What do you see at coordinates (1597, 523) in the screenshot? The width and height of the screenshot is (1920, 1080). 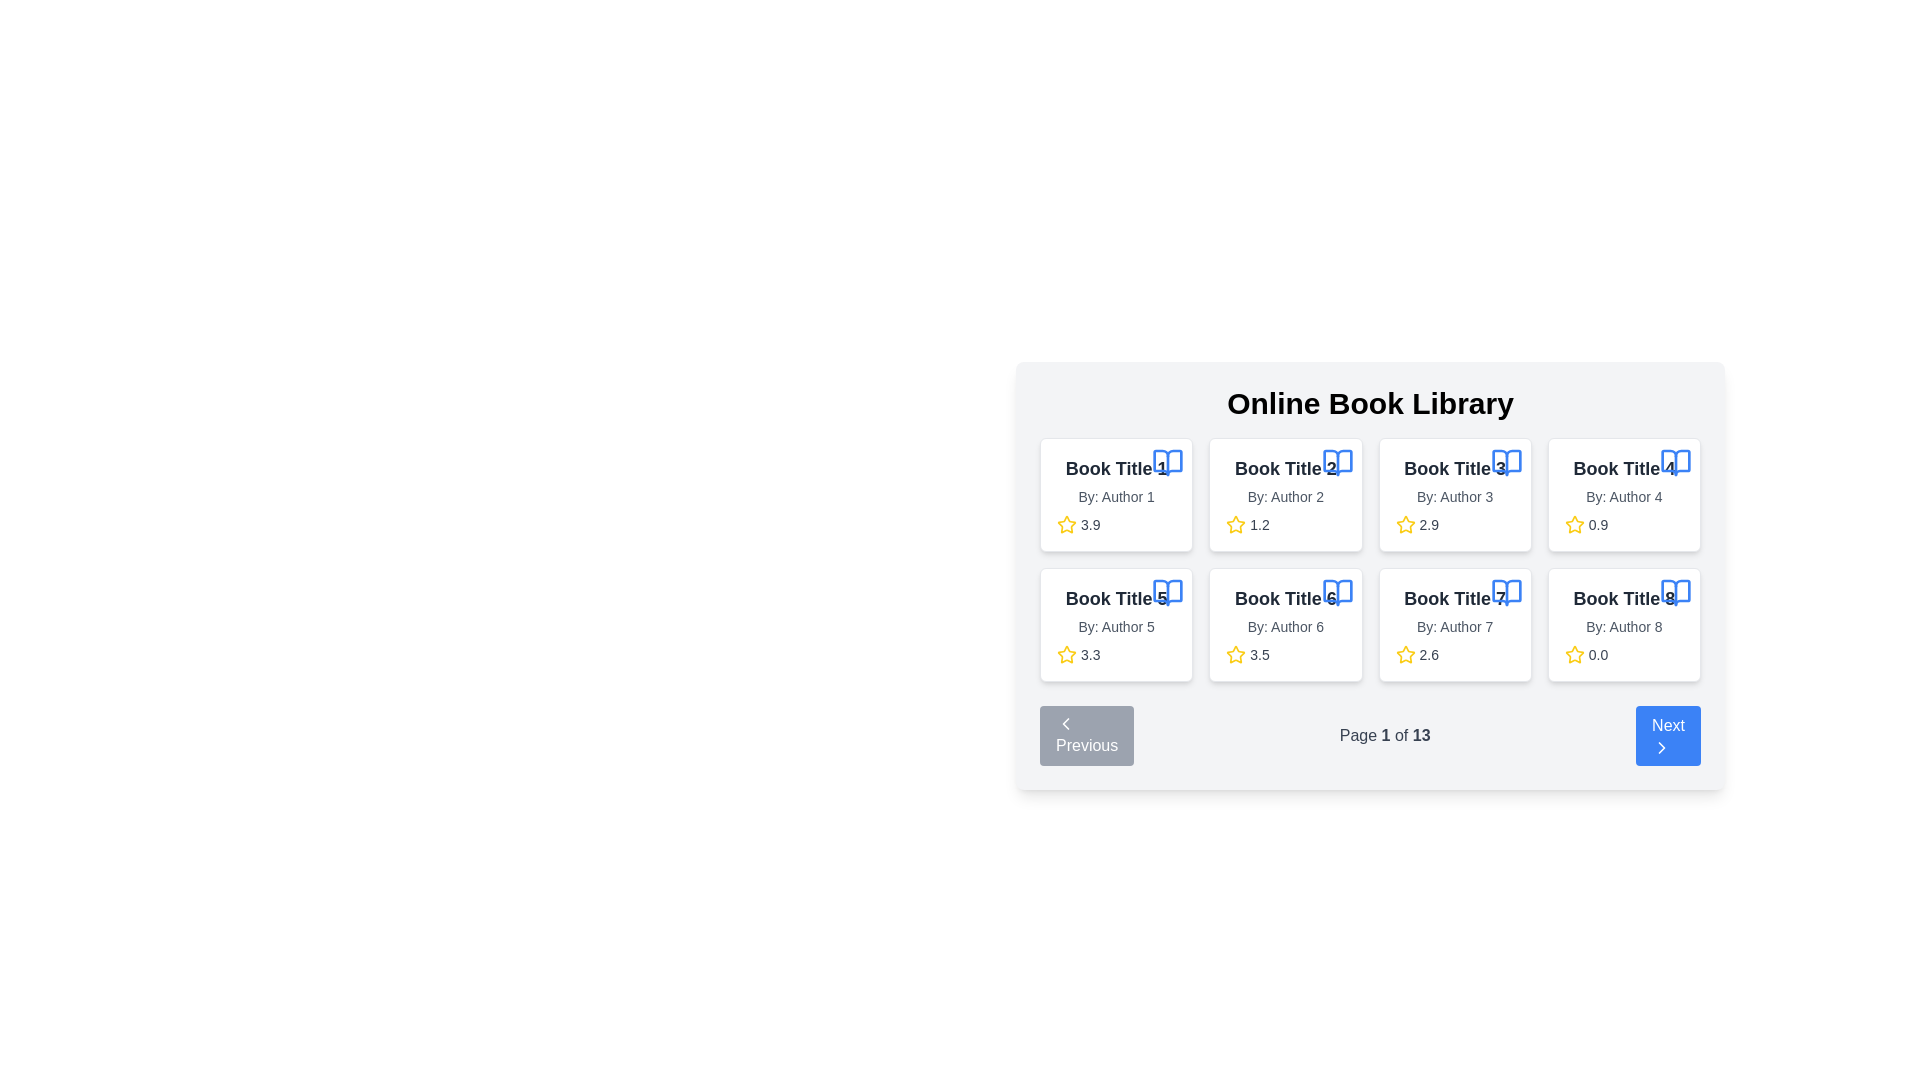 I see `the text label displaying the rating value '0.9', which is located in the fourth book tile from the left in the top row of the grid layout, adjacent to a yellow star icon` at bounding box center [1597, 523].